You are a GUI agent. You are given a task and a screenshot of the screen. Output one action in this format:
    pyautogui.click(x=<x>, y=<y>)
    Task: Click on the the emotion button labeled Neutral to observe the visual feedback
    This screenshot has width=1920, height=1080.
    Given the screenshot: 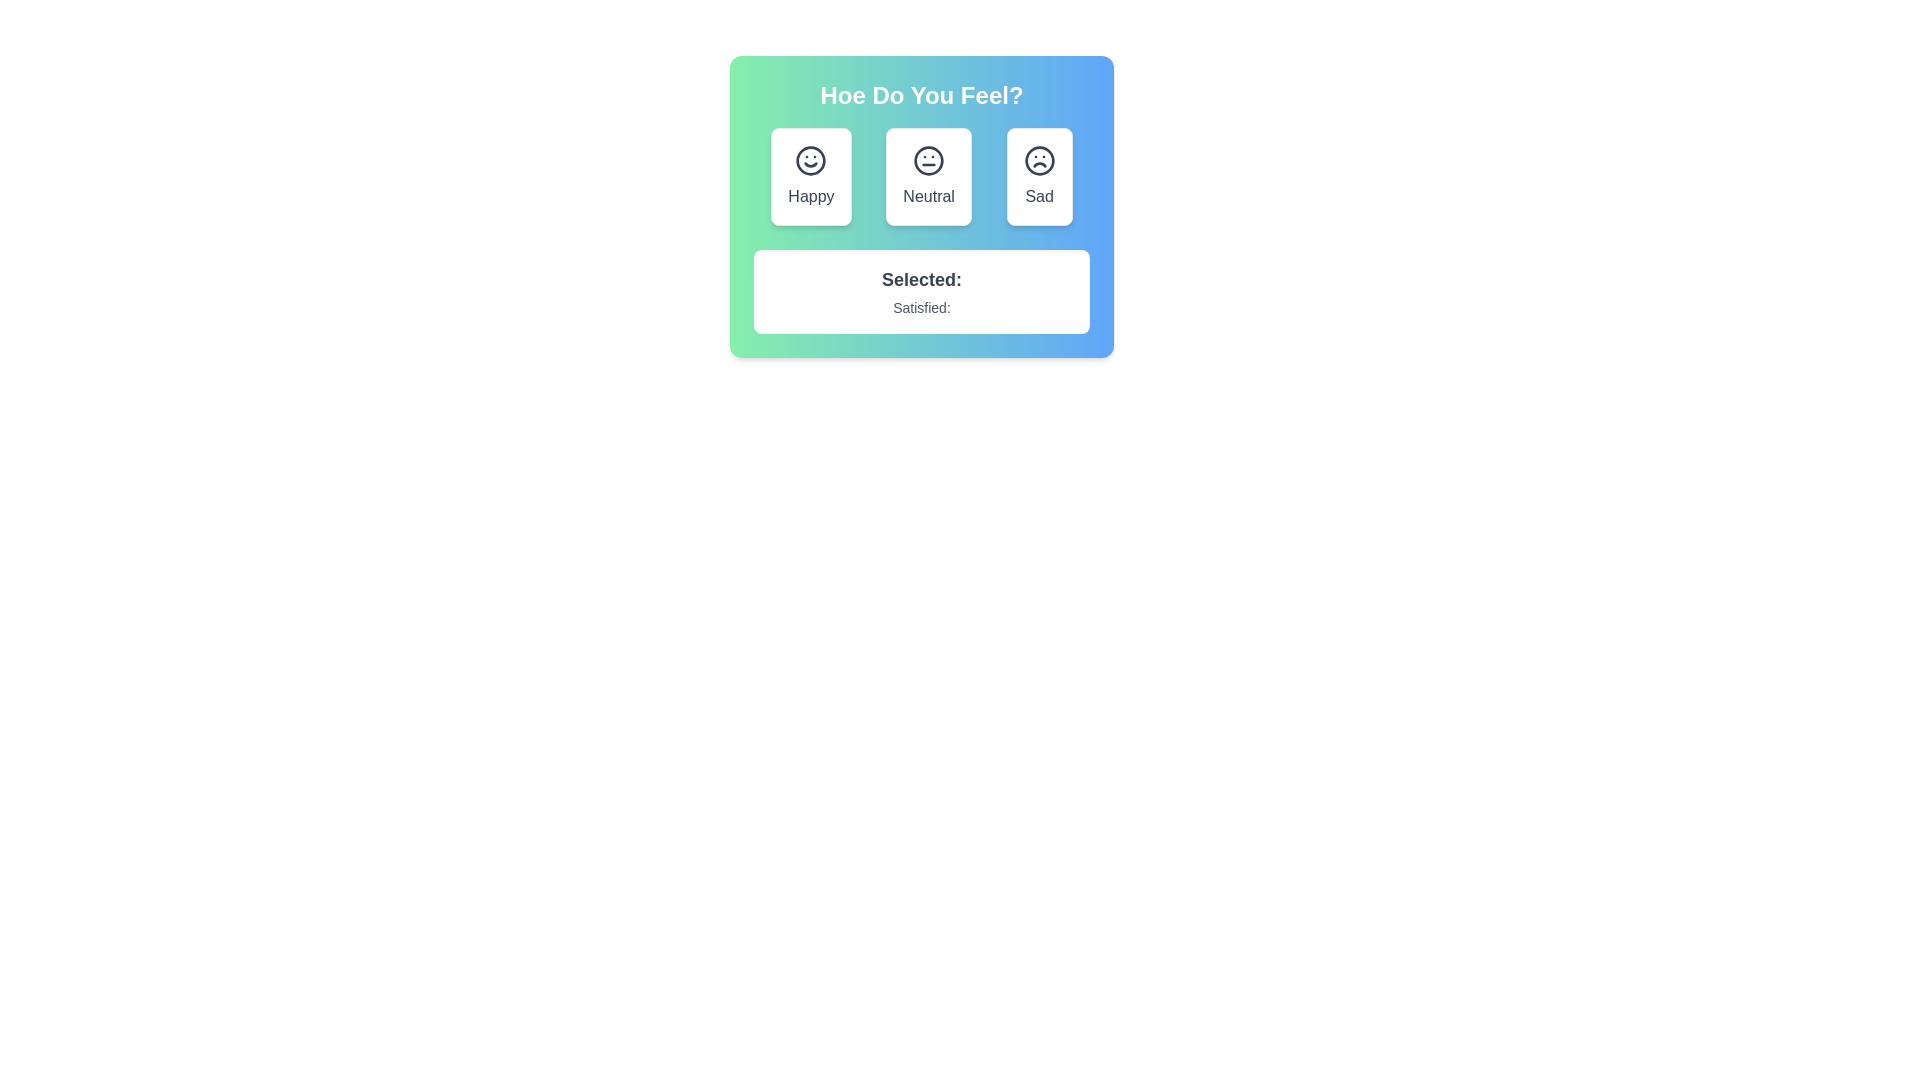 What is the action you would take?
    pyautogui.click(x=928, y=176)
    